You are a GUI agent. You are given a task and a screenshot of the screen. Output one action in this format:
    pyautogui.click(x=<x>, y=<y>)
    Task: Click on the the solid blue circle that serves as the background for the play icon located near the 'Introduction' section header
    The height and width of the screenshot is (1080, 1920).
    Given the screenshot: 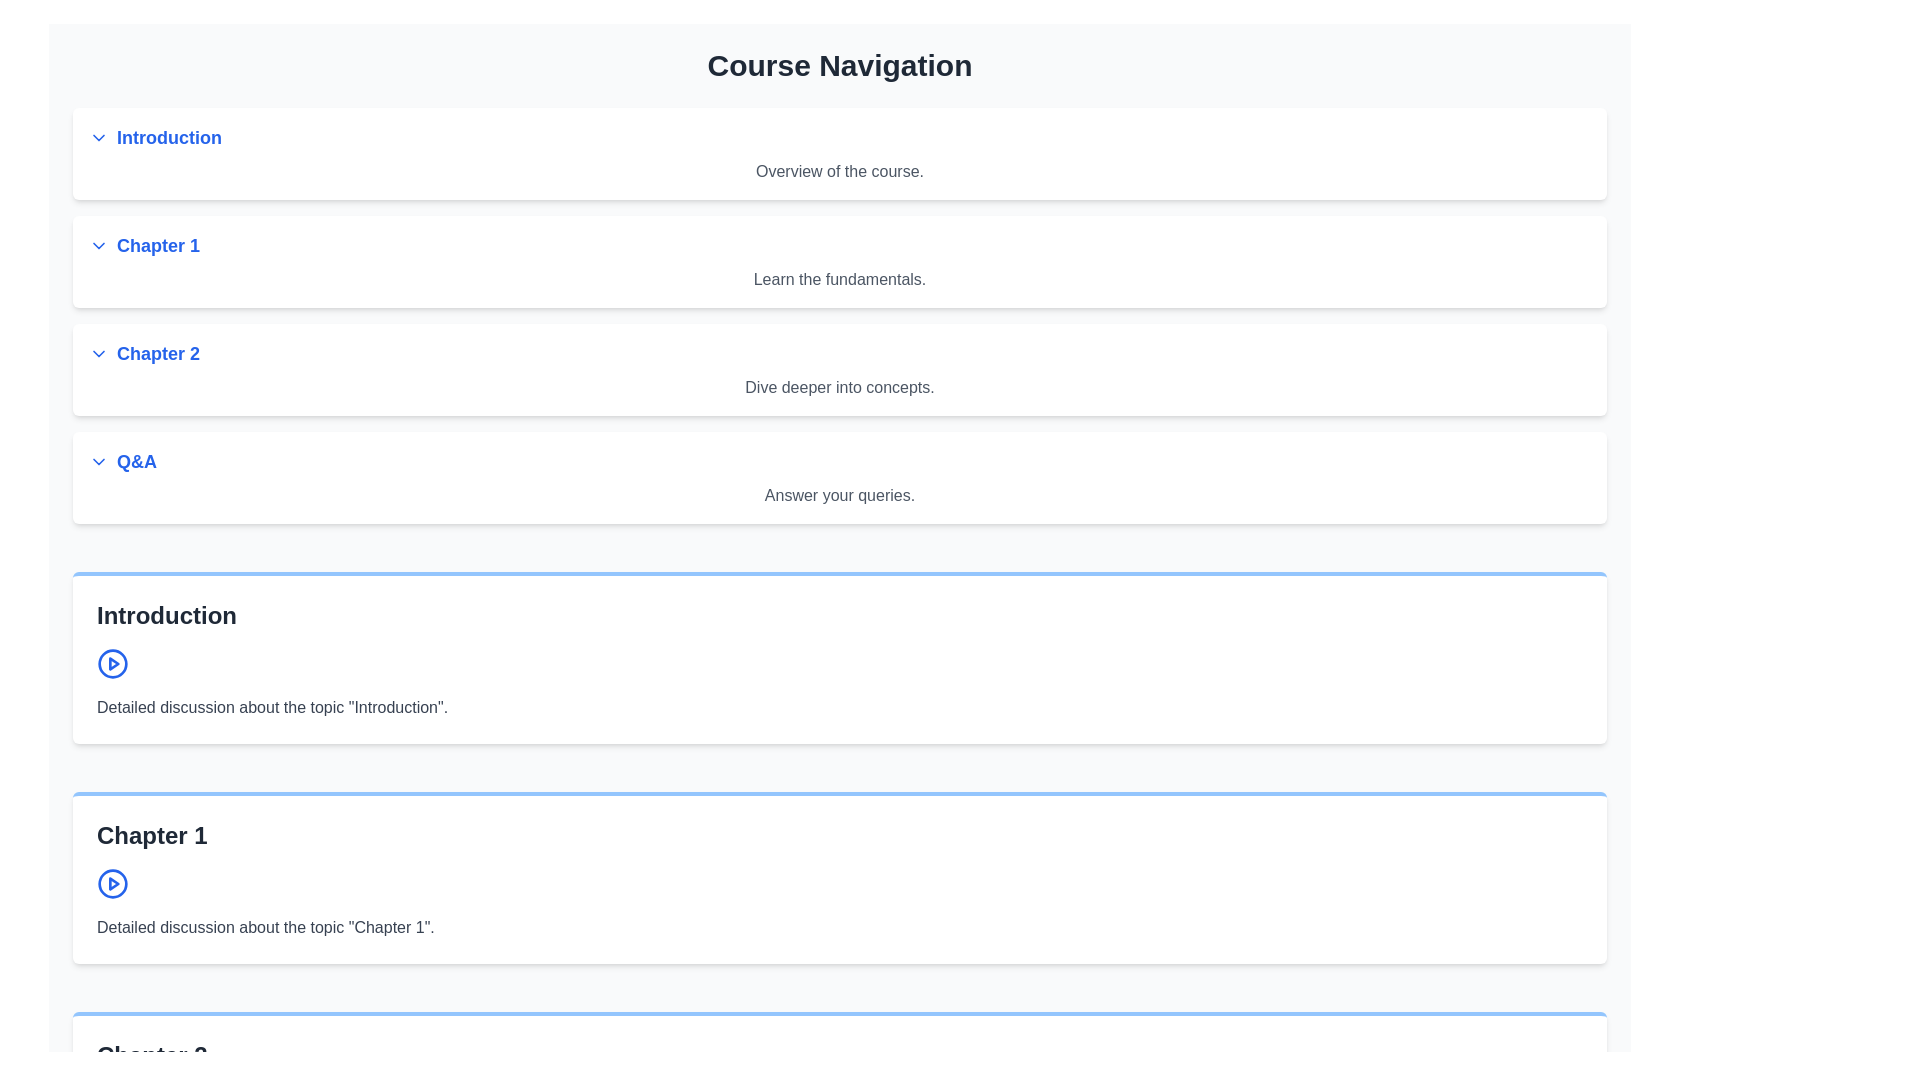 What is the action you would take?
    pyautogui.click(x=112, y=663)
    